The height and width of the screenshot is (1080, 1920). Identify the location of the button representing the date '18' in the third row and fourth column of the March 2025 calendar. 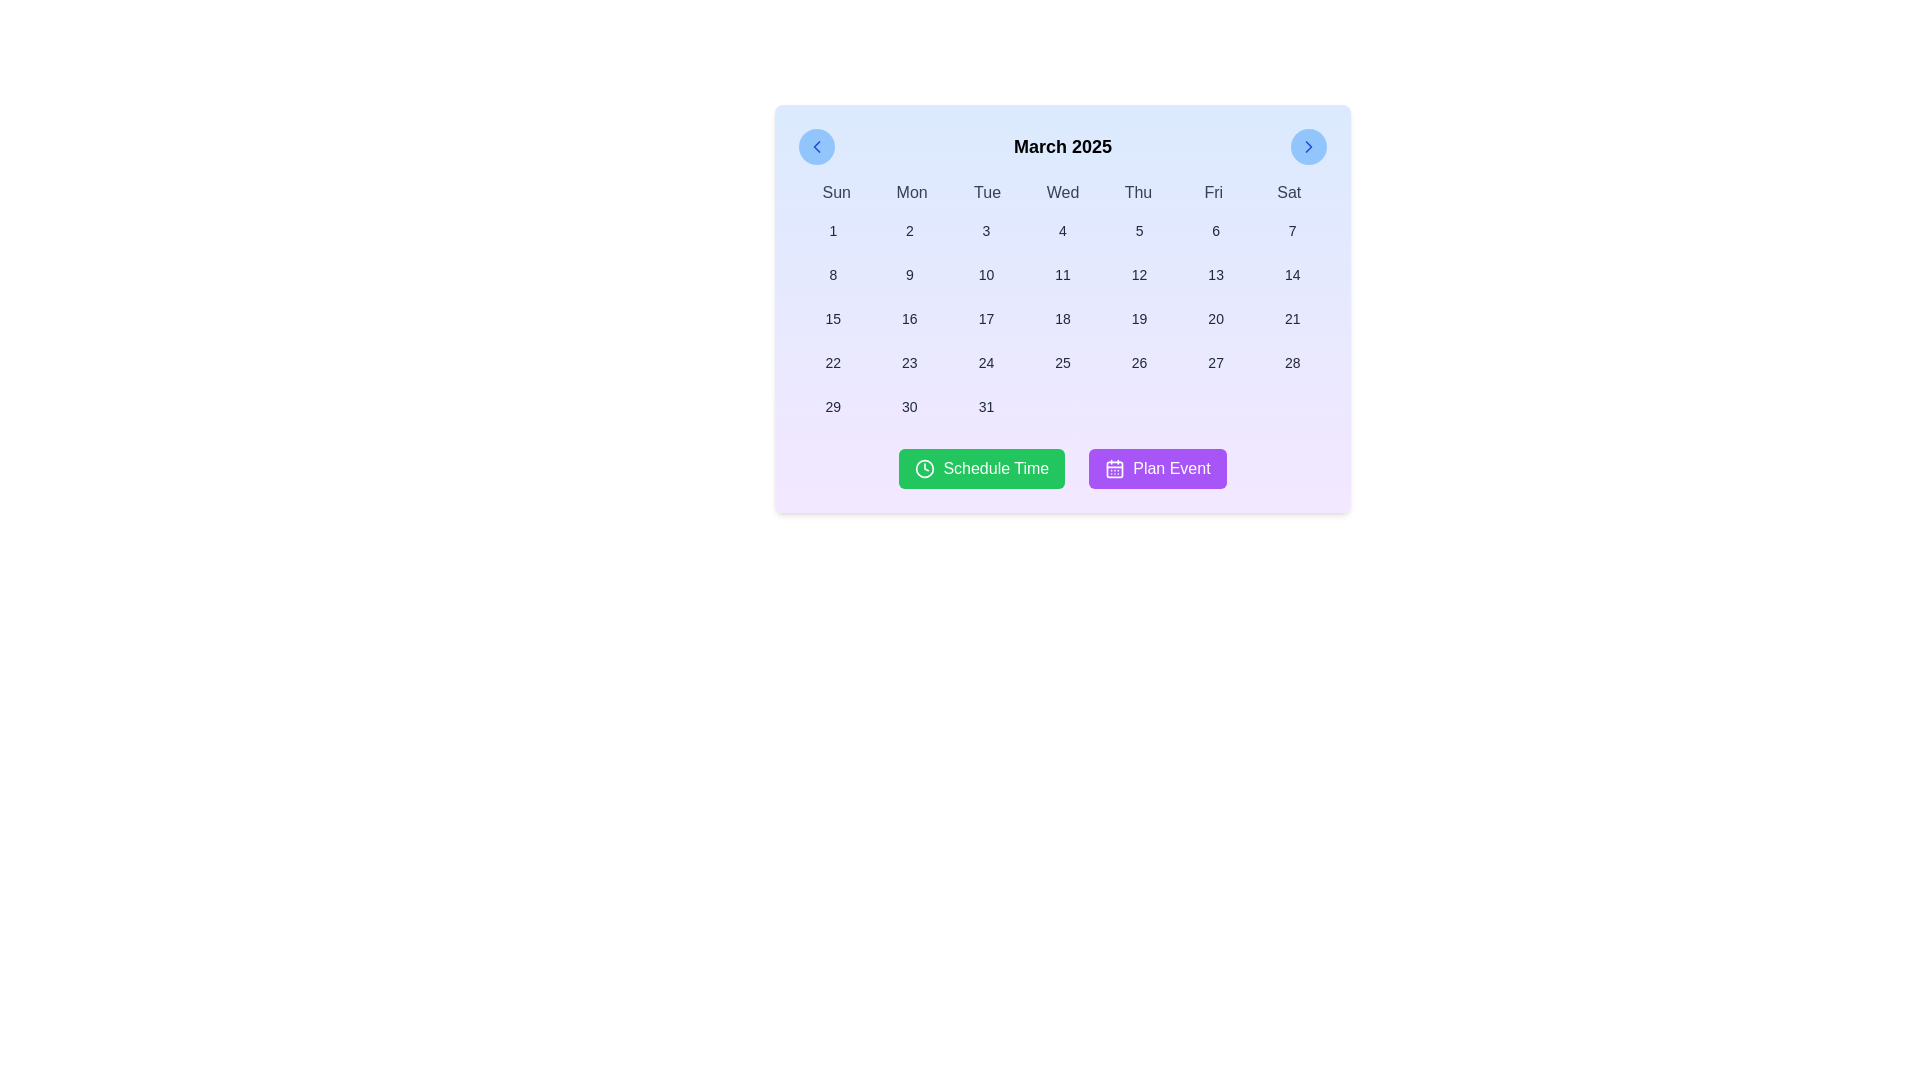
(1061, 318).